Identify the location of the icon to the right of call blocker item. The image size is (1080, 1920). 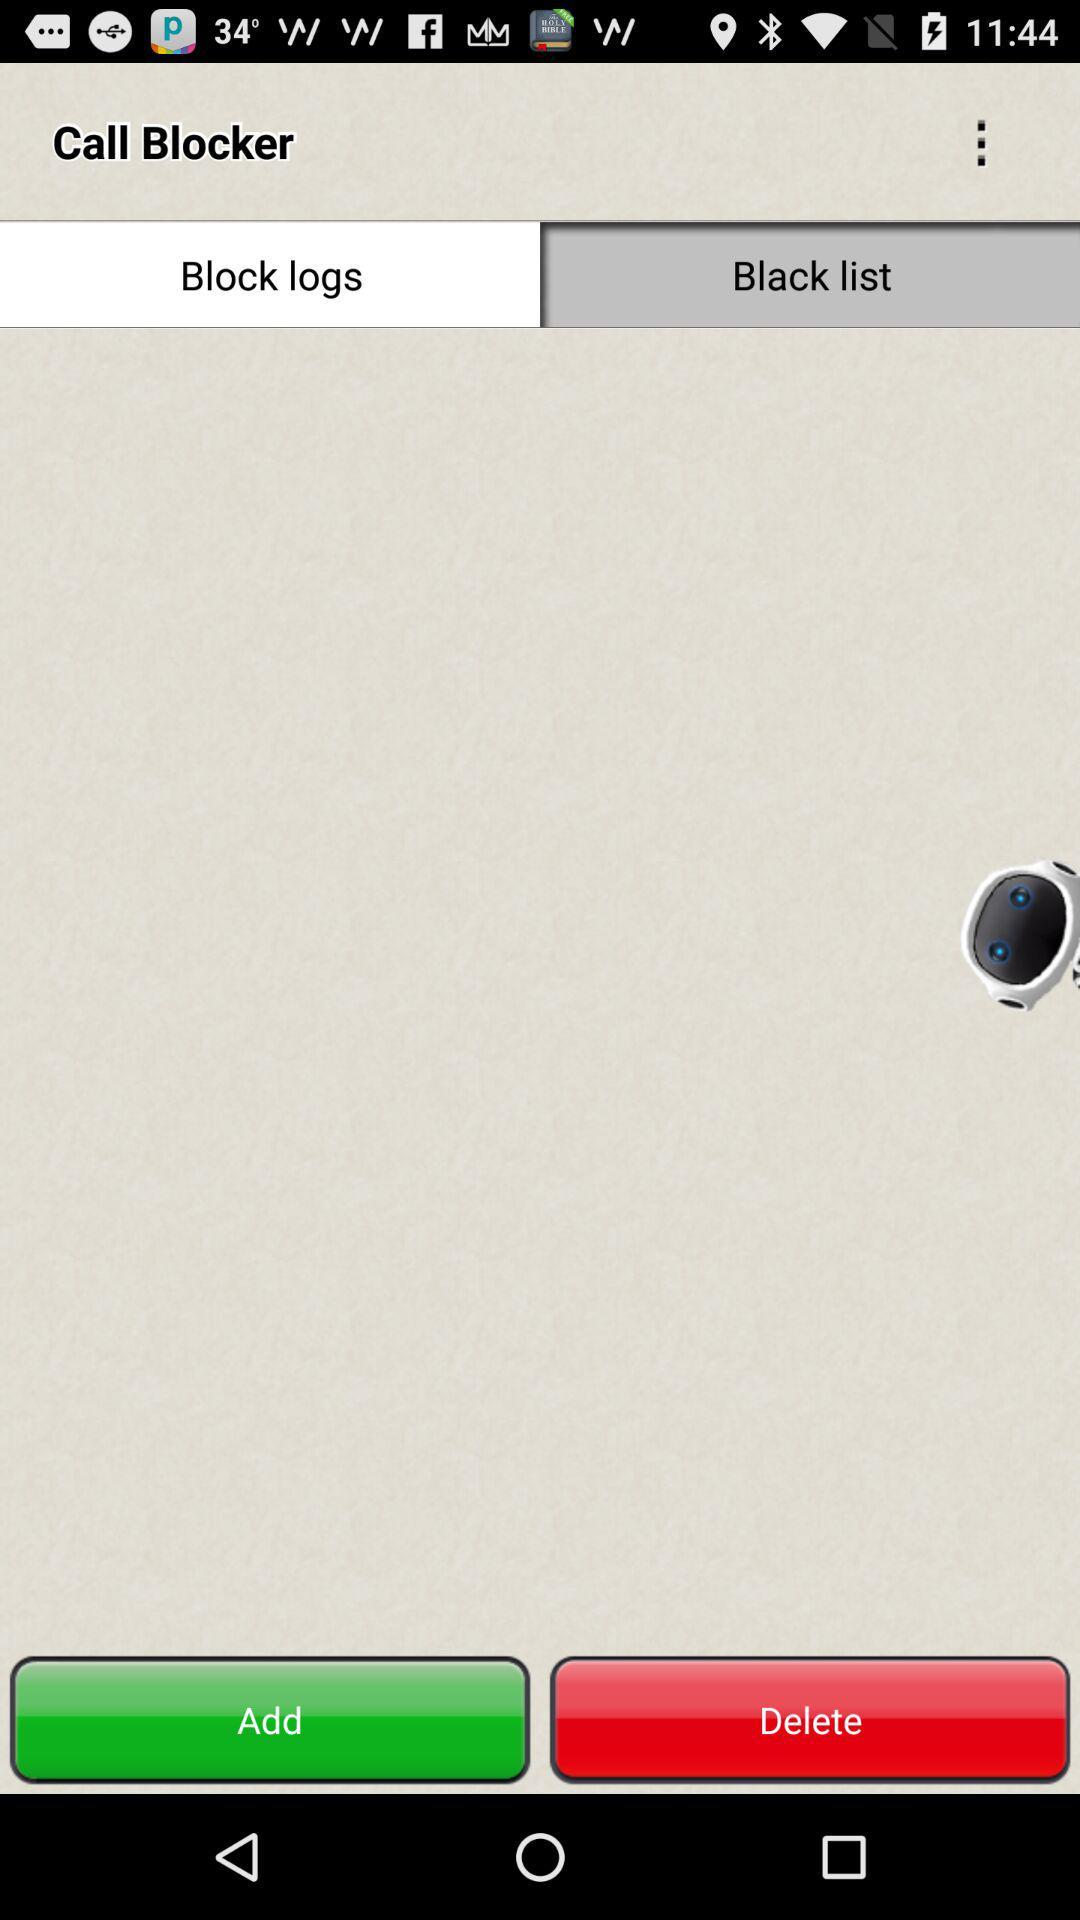
(980, 140).